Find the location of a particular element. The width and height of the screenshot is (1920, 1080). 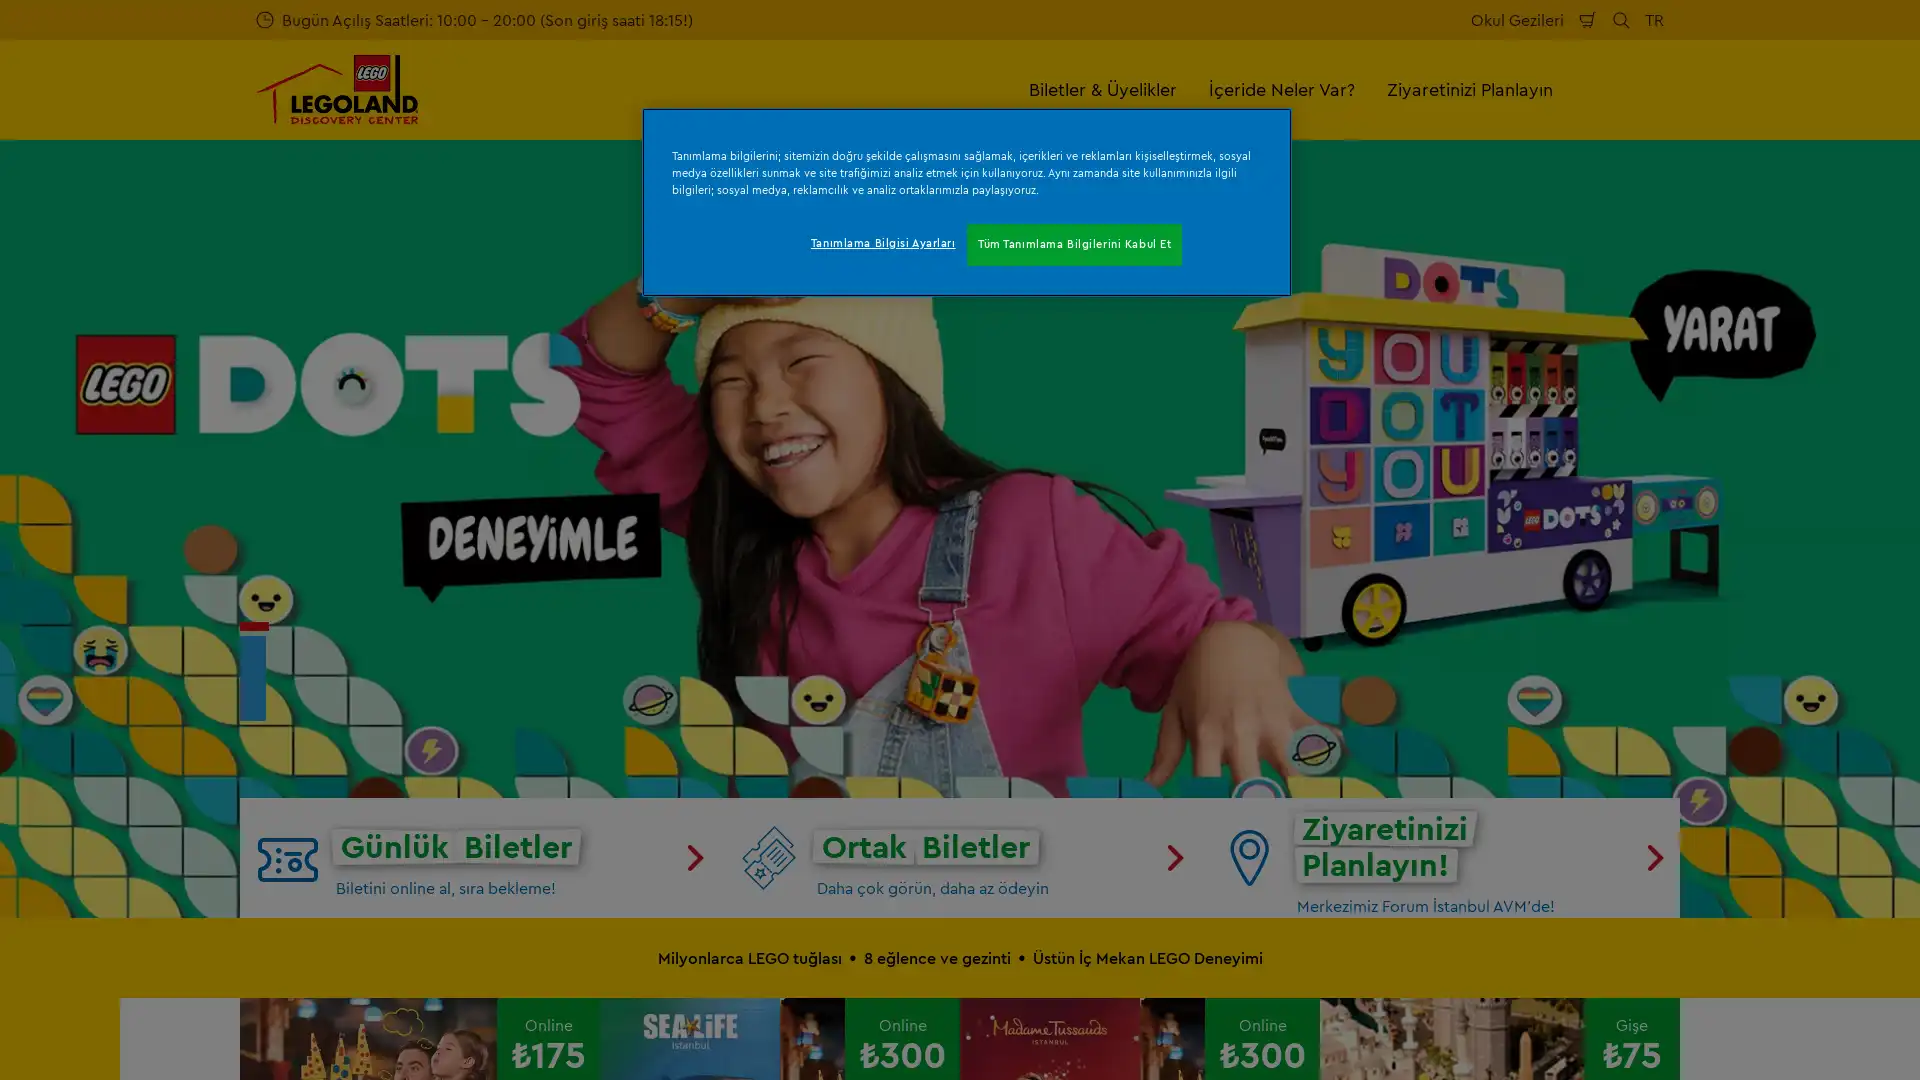

Arama is located at coordinates (1621, 19).